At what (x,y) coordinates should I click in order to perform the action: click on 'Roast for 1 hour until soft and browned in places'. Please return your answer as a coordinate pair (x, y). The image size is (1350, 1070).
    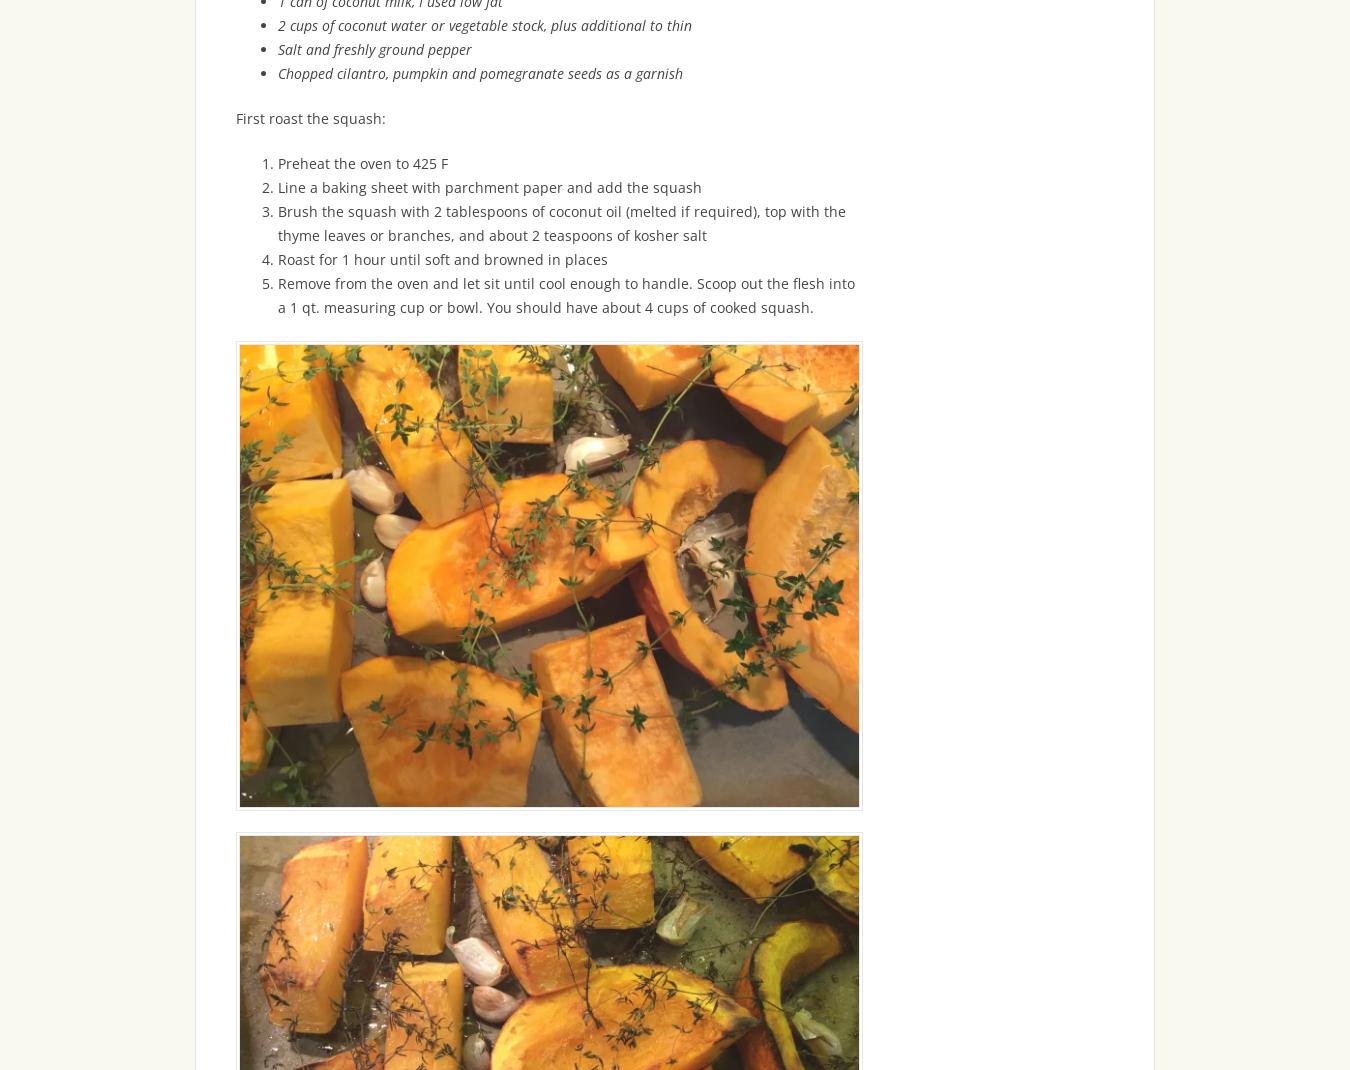
    Looking at the image, I should click on (442, 257).